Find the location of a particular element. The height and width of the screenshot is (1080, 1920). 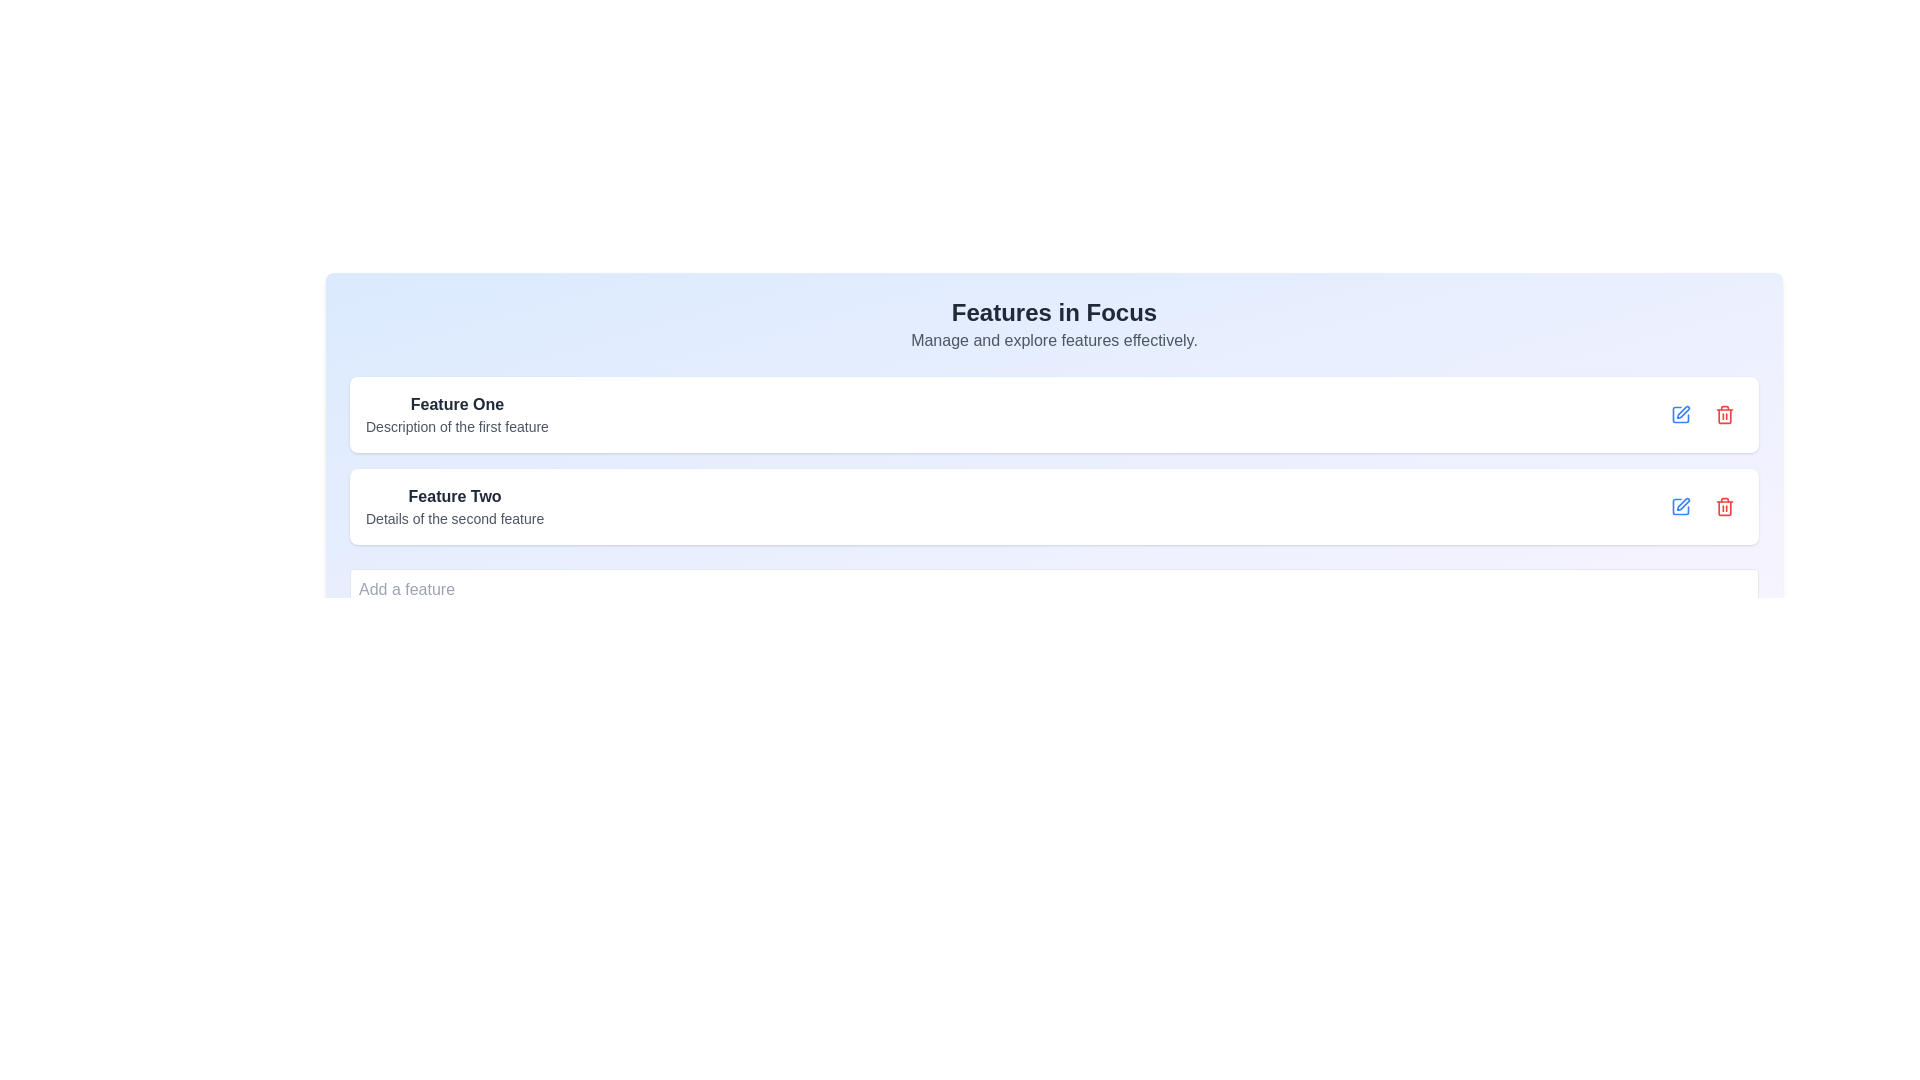

the horizontal action button group located at the right end of the row labeled 'Feature Two' is located at coordinates (1702, 505).